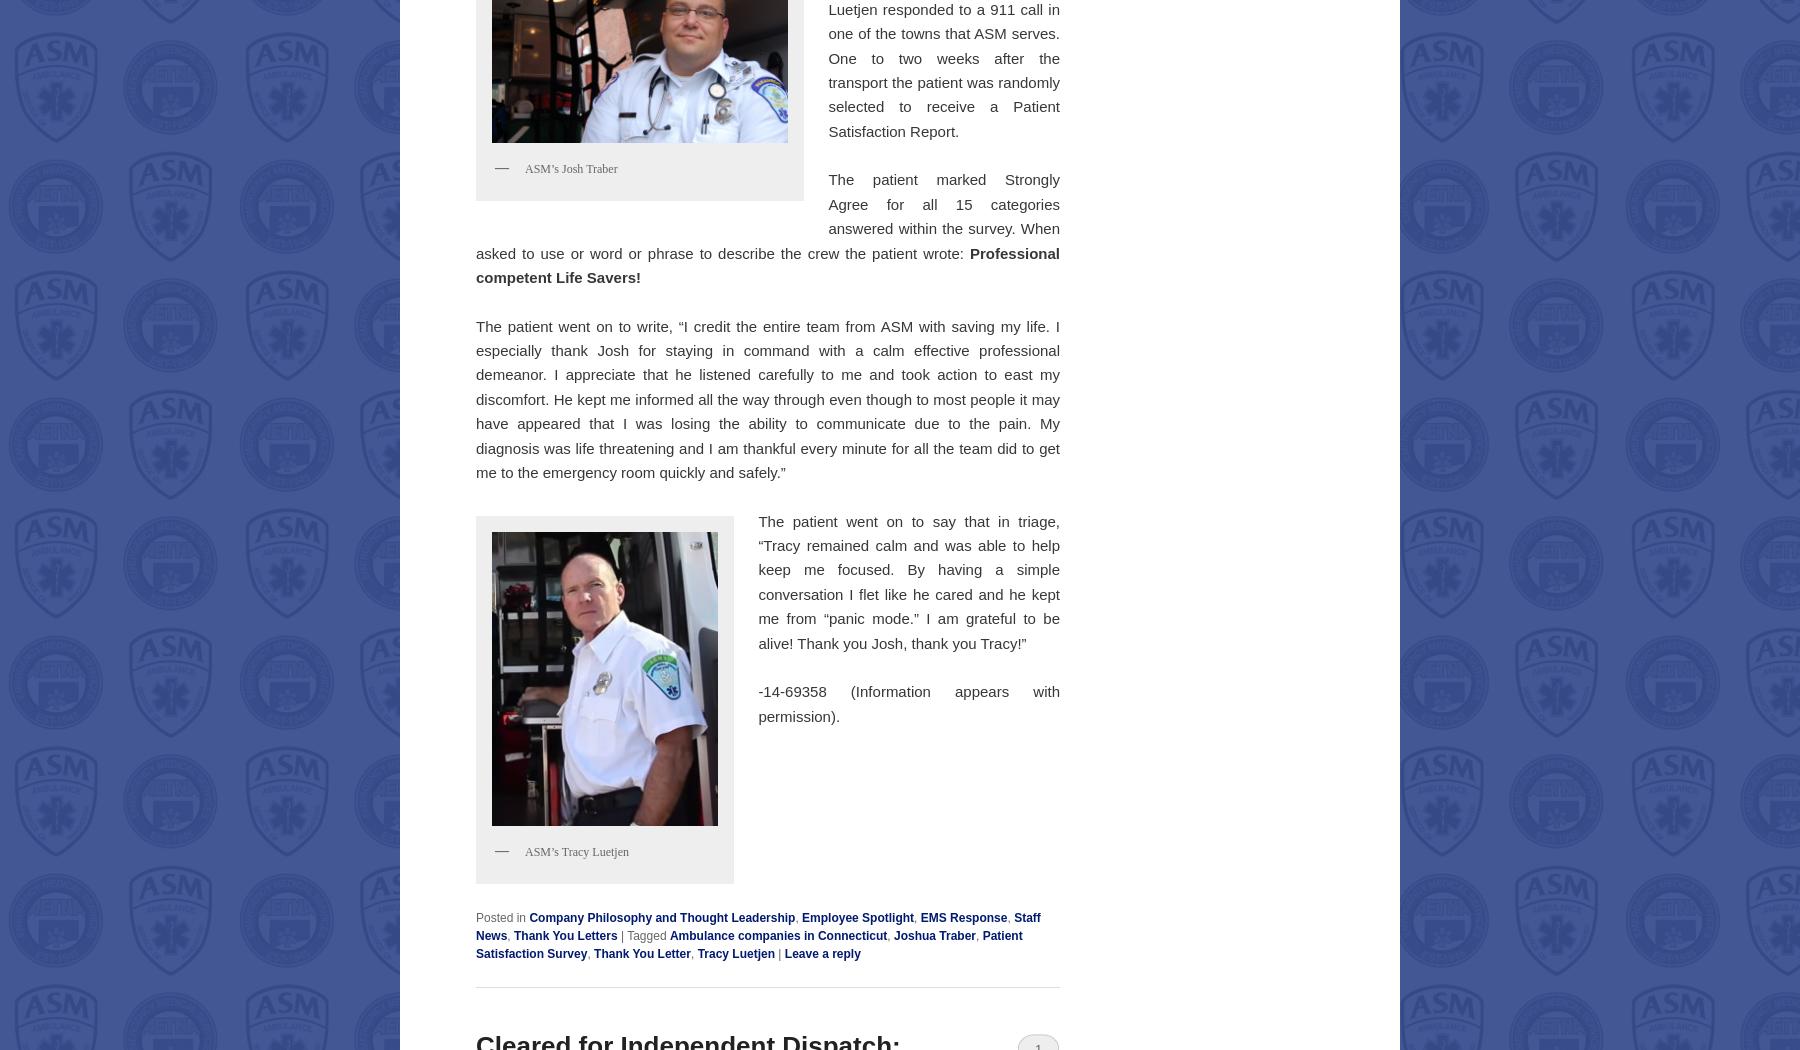  Describe the element at coordinates (767, 263) in the screenshot. I see `'Professional competent Life Savers!'` at that location.